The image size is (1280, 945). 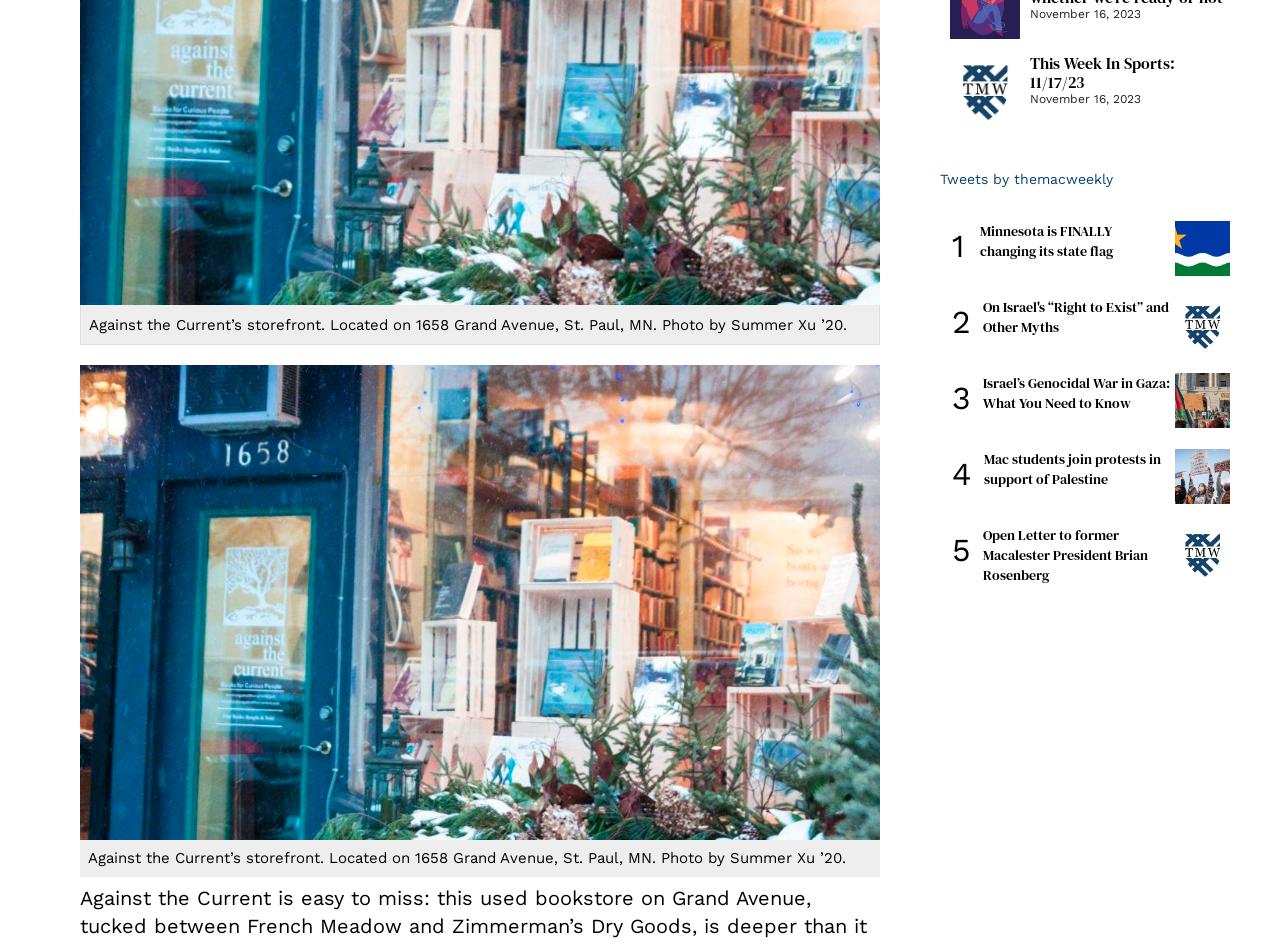 I want to click on 'Mac students join protests in support of Palestine', so click(x=1071, y=467).